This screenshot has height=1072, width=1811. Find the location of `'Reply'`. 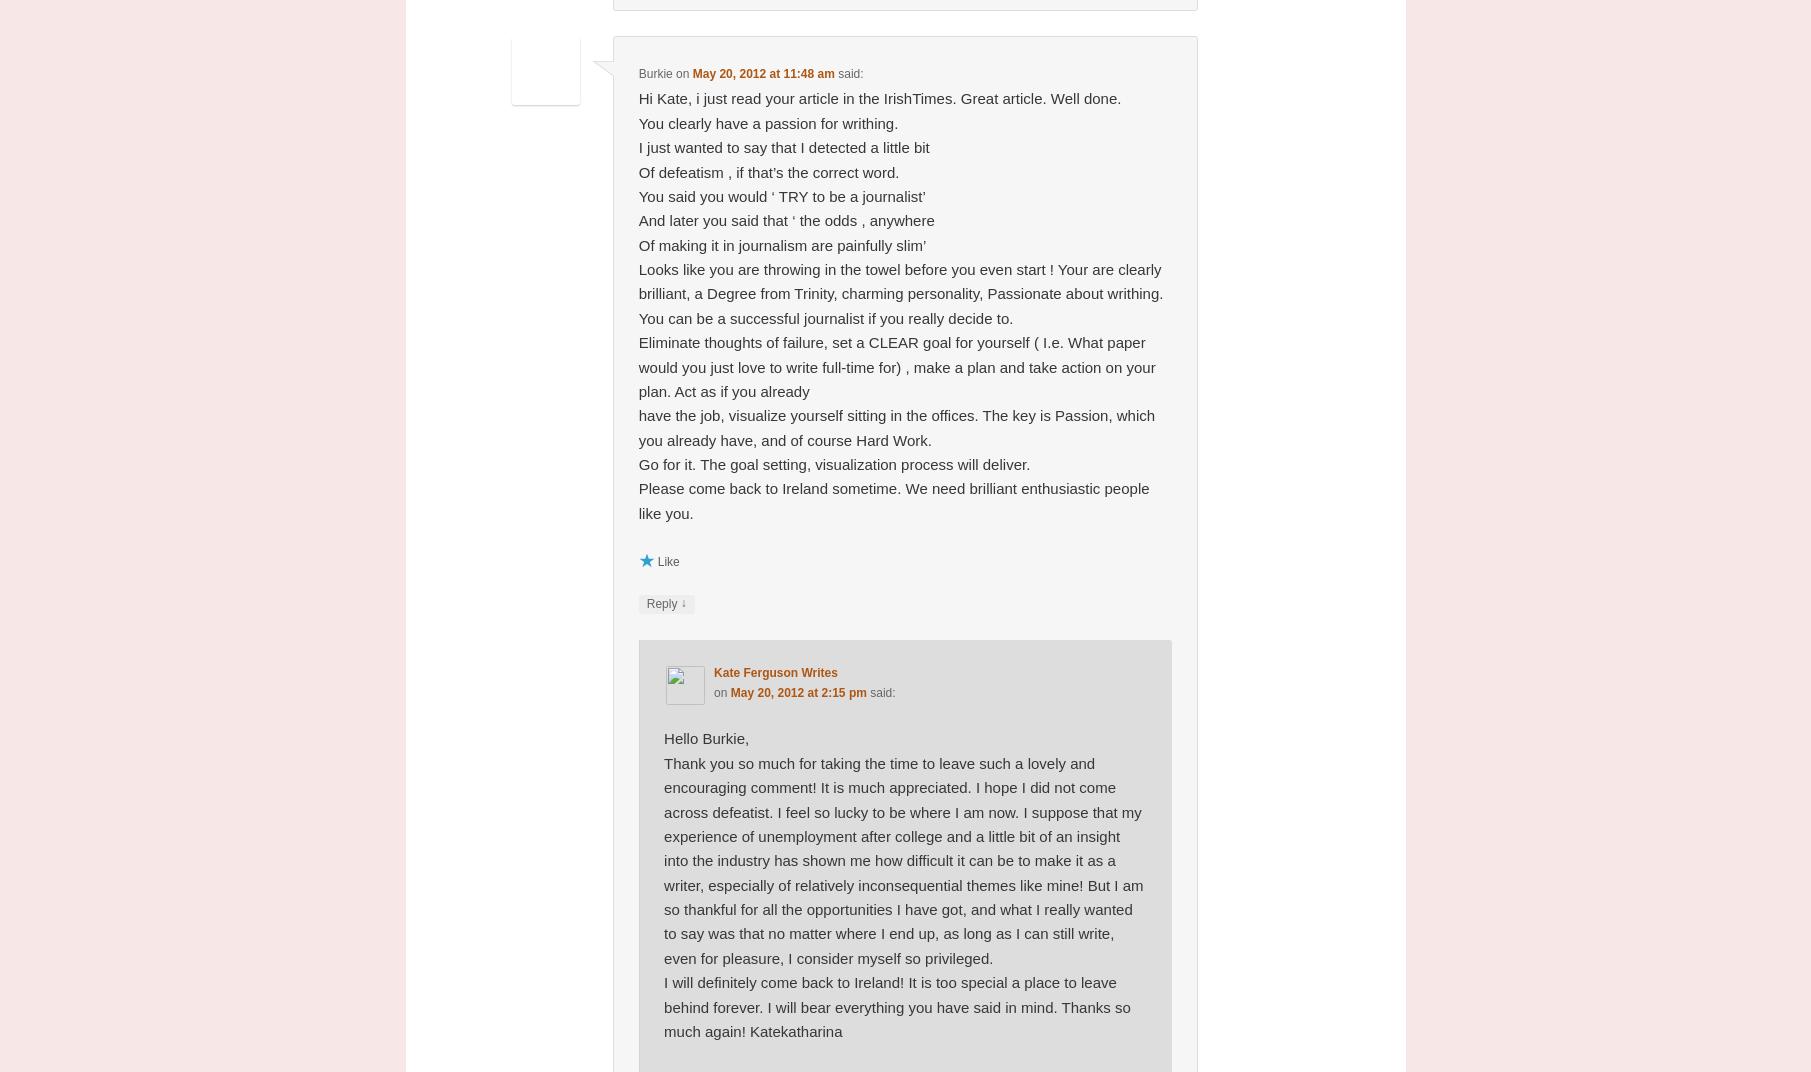

'Reply' is located at coordinates (663, 602).